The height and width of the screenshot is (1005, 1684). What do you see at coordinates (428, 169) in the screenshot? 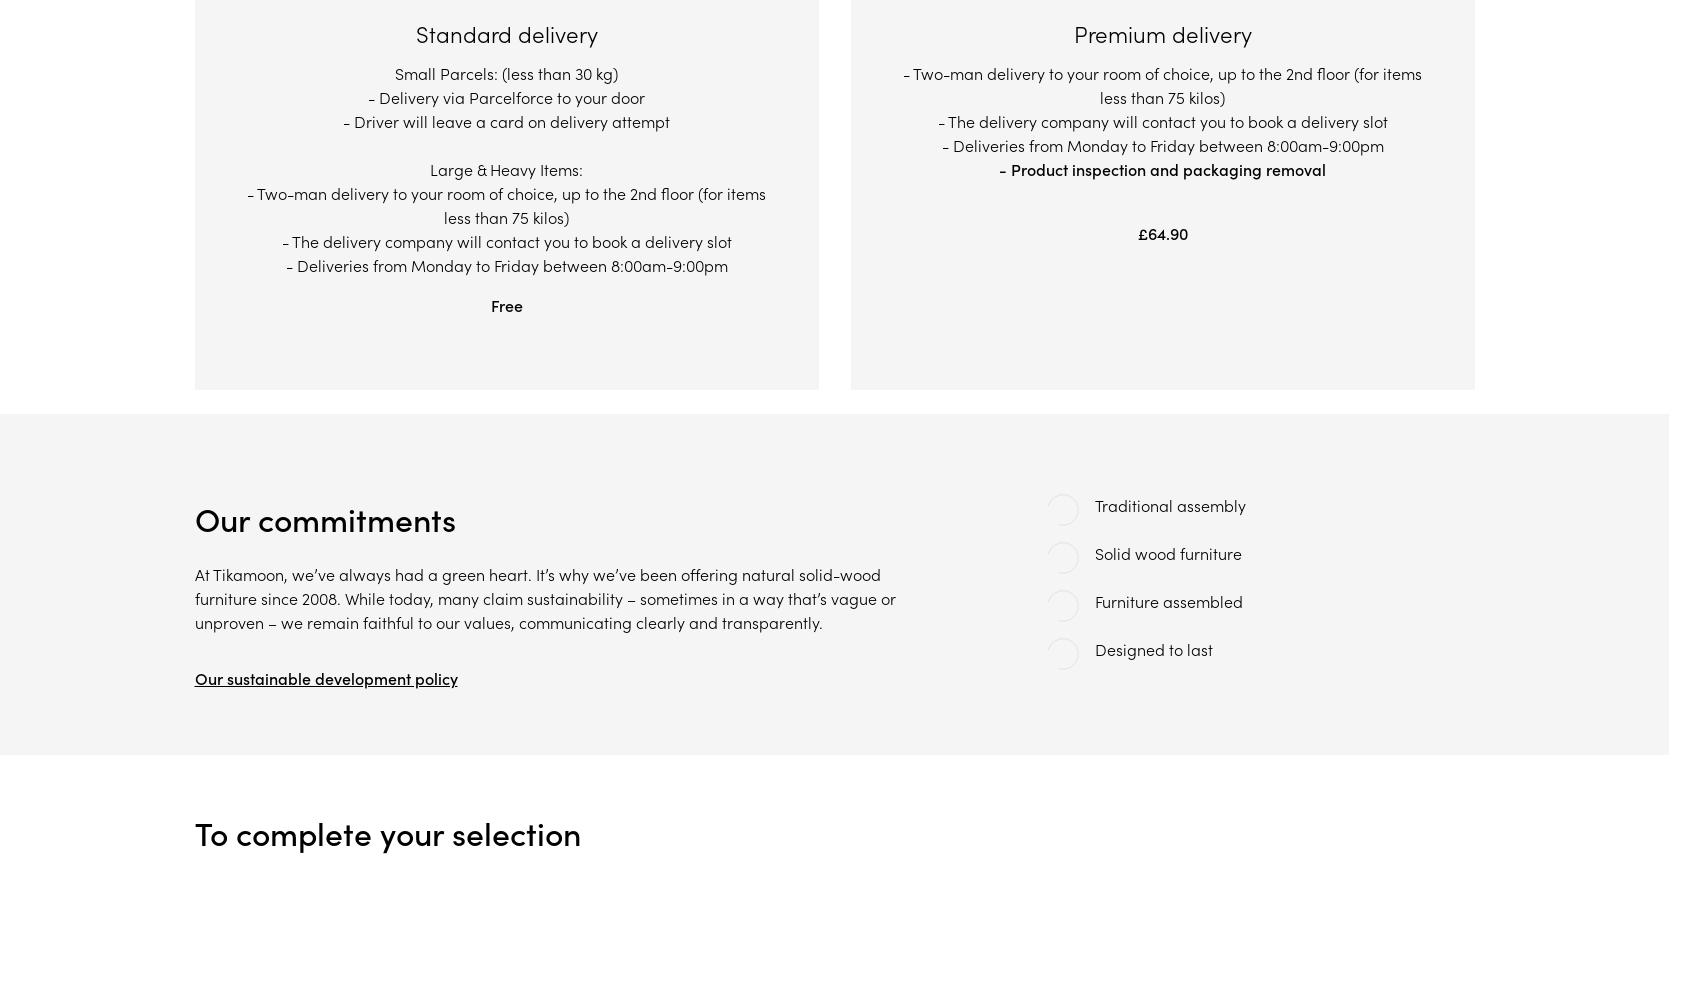
I see `'Large & Heavy Items:'` at bounding box center [428, 169].